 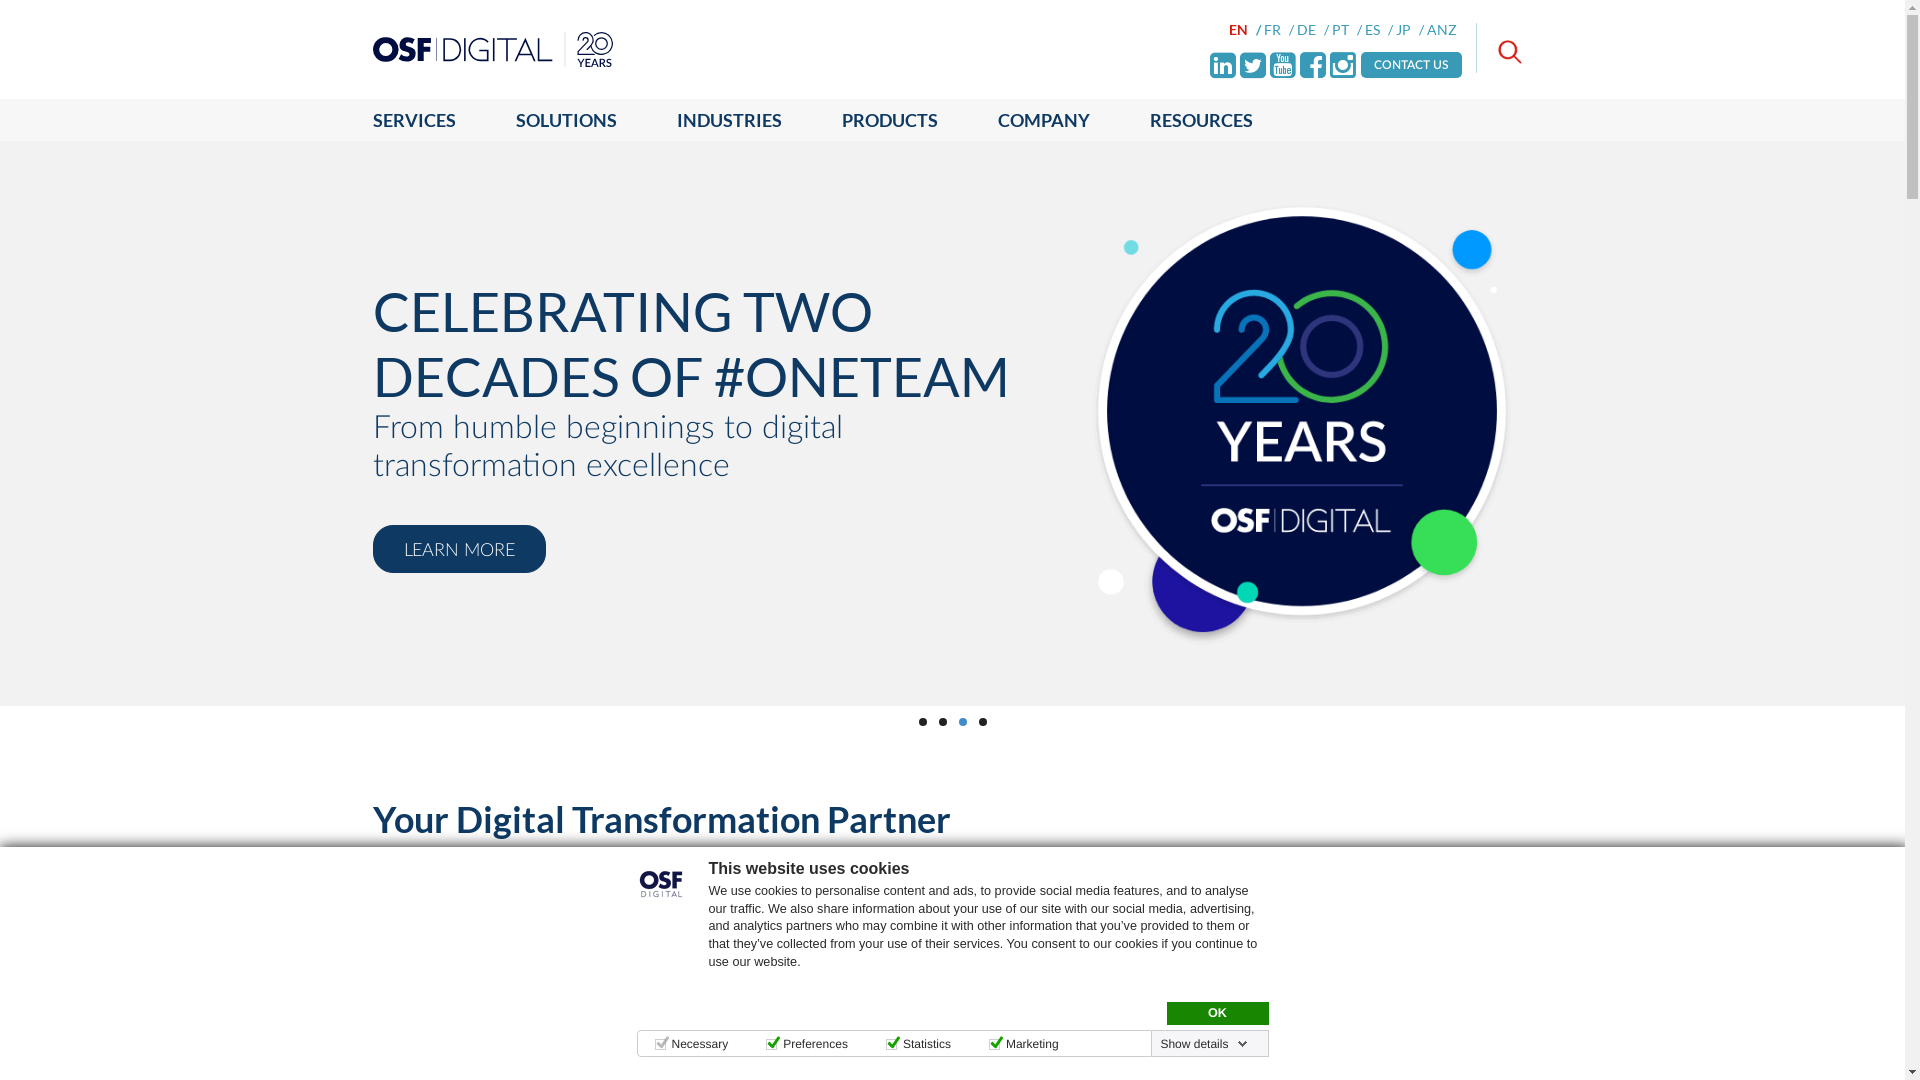 I want to click on 'Go', so click(x=12, y=12).